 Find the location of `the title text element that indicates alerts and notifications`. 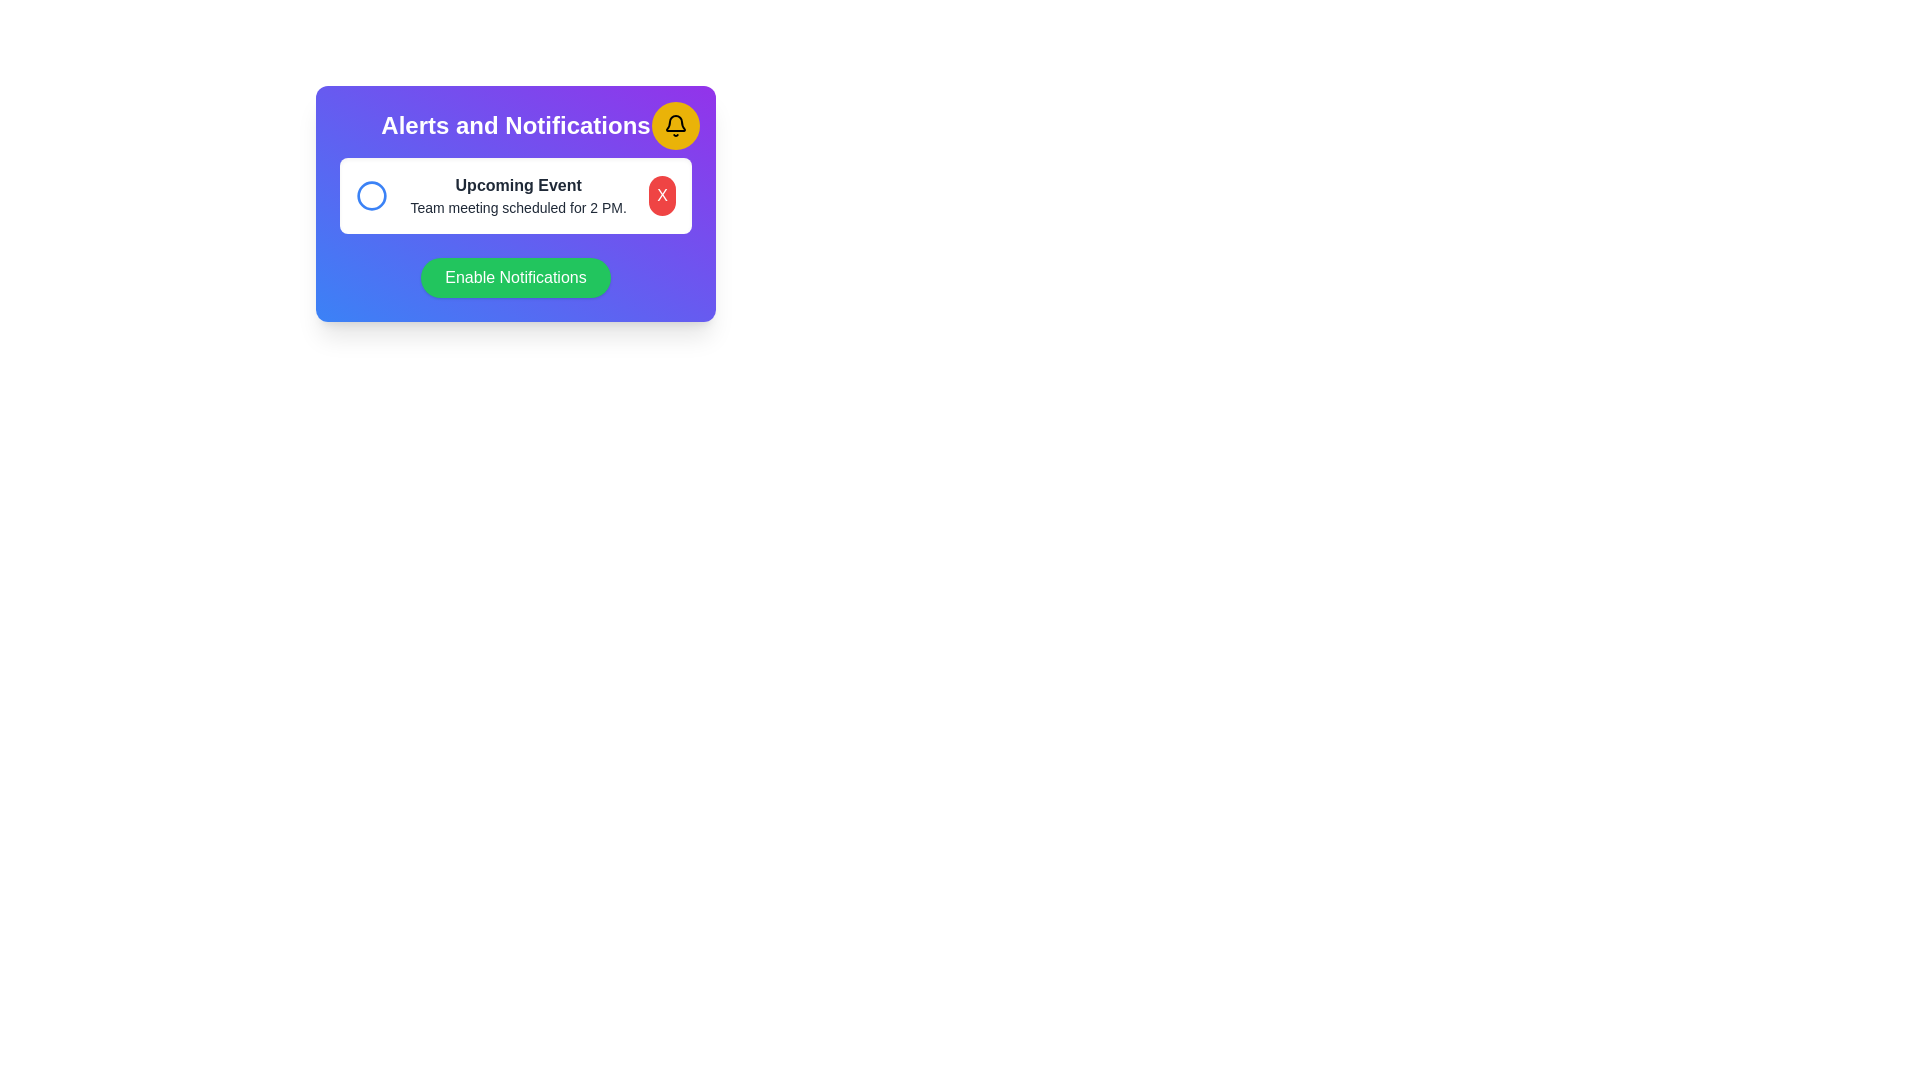

the title text element that indicates alerts and notifications is located at coordinates (515, 126).